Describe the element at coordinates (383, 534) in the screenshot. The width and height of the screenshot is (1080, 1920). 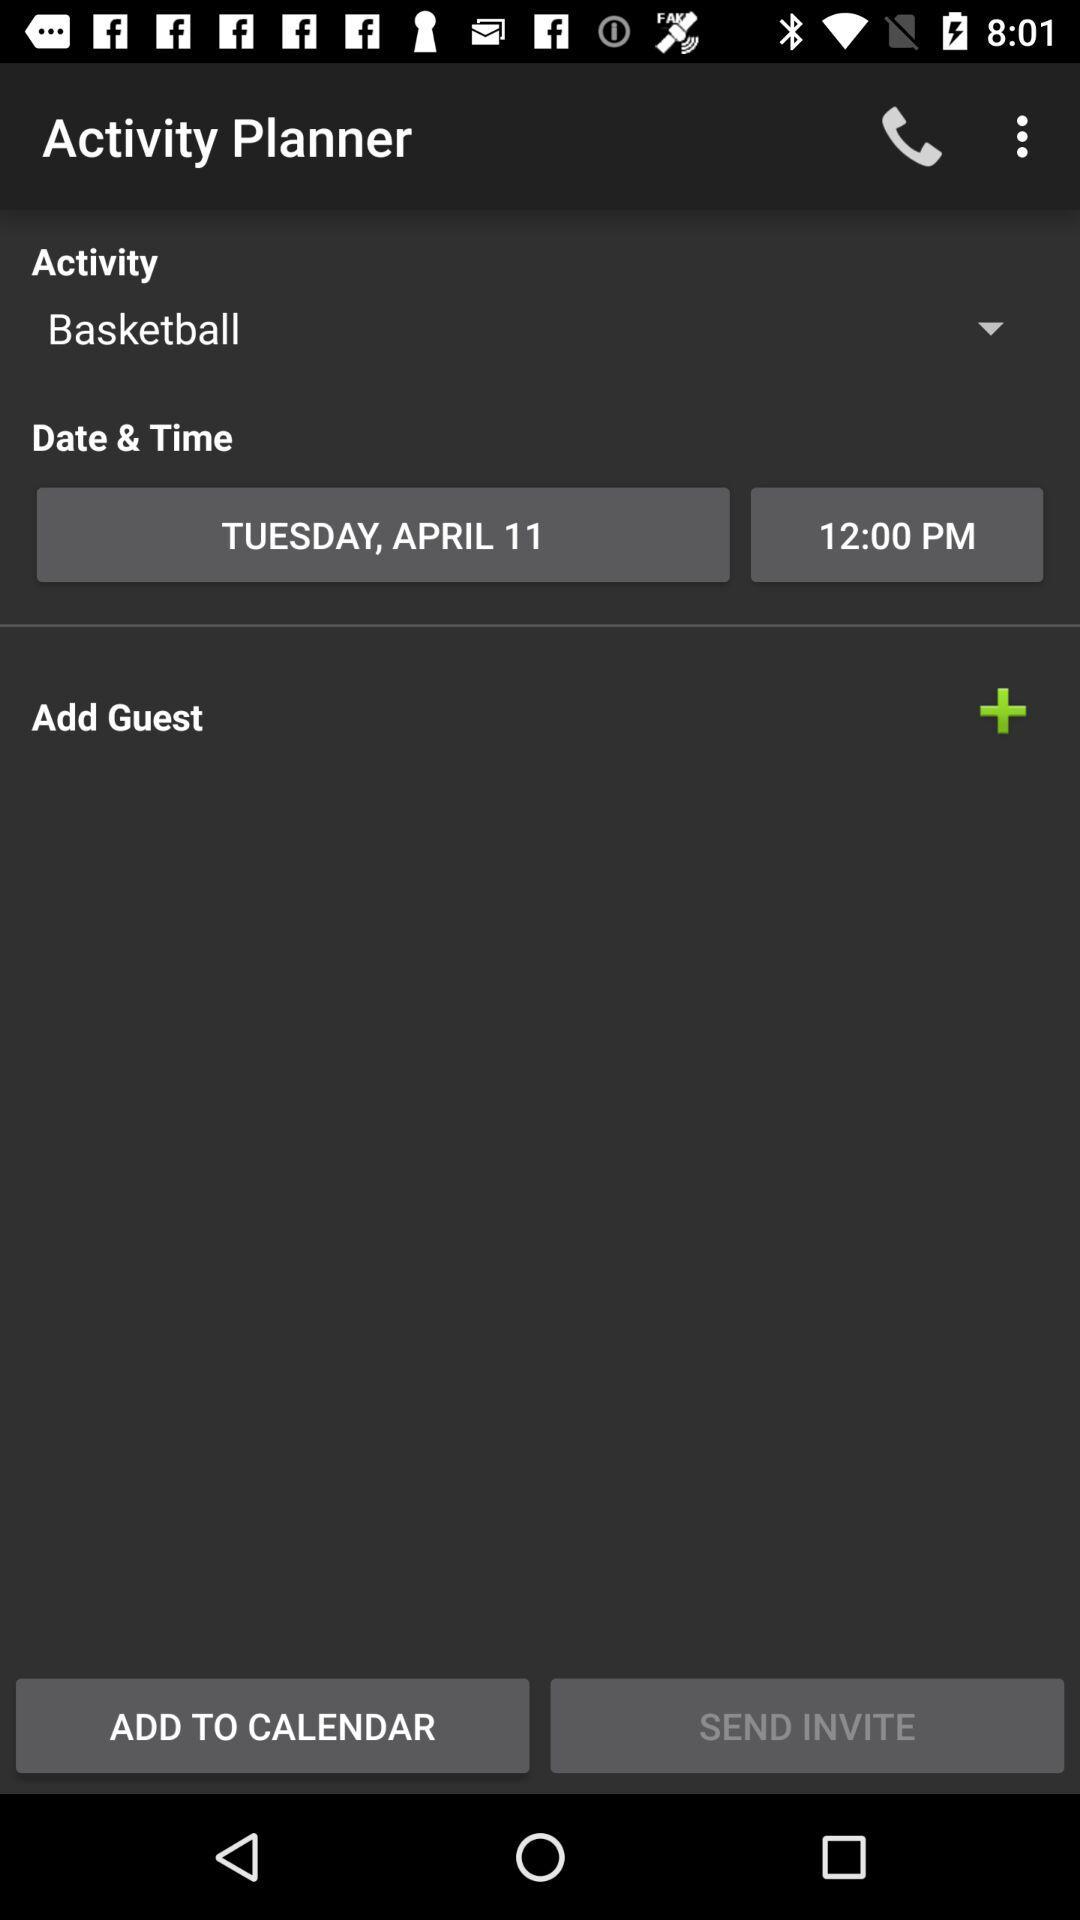
I see `icon below date & time item` at that location.